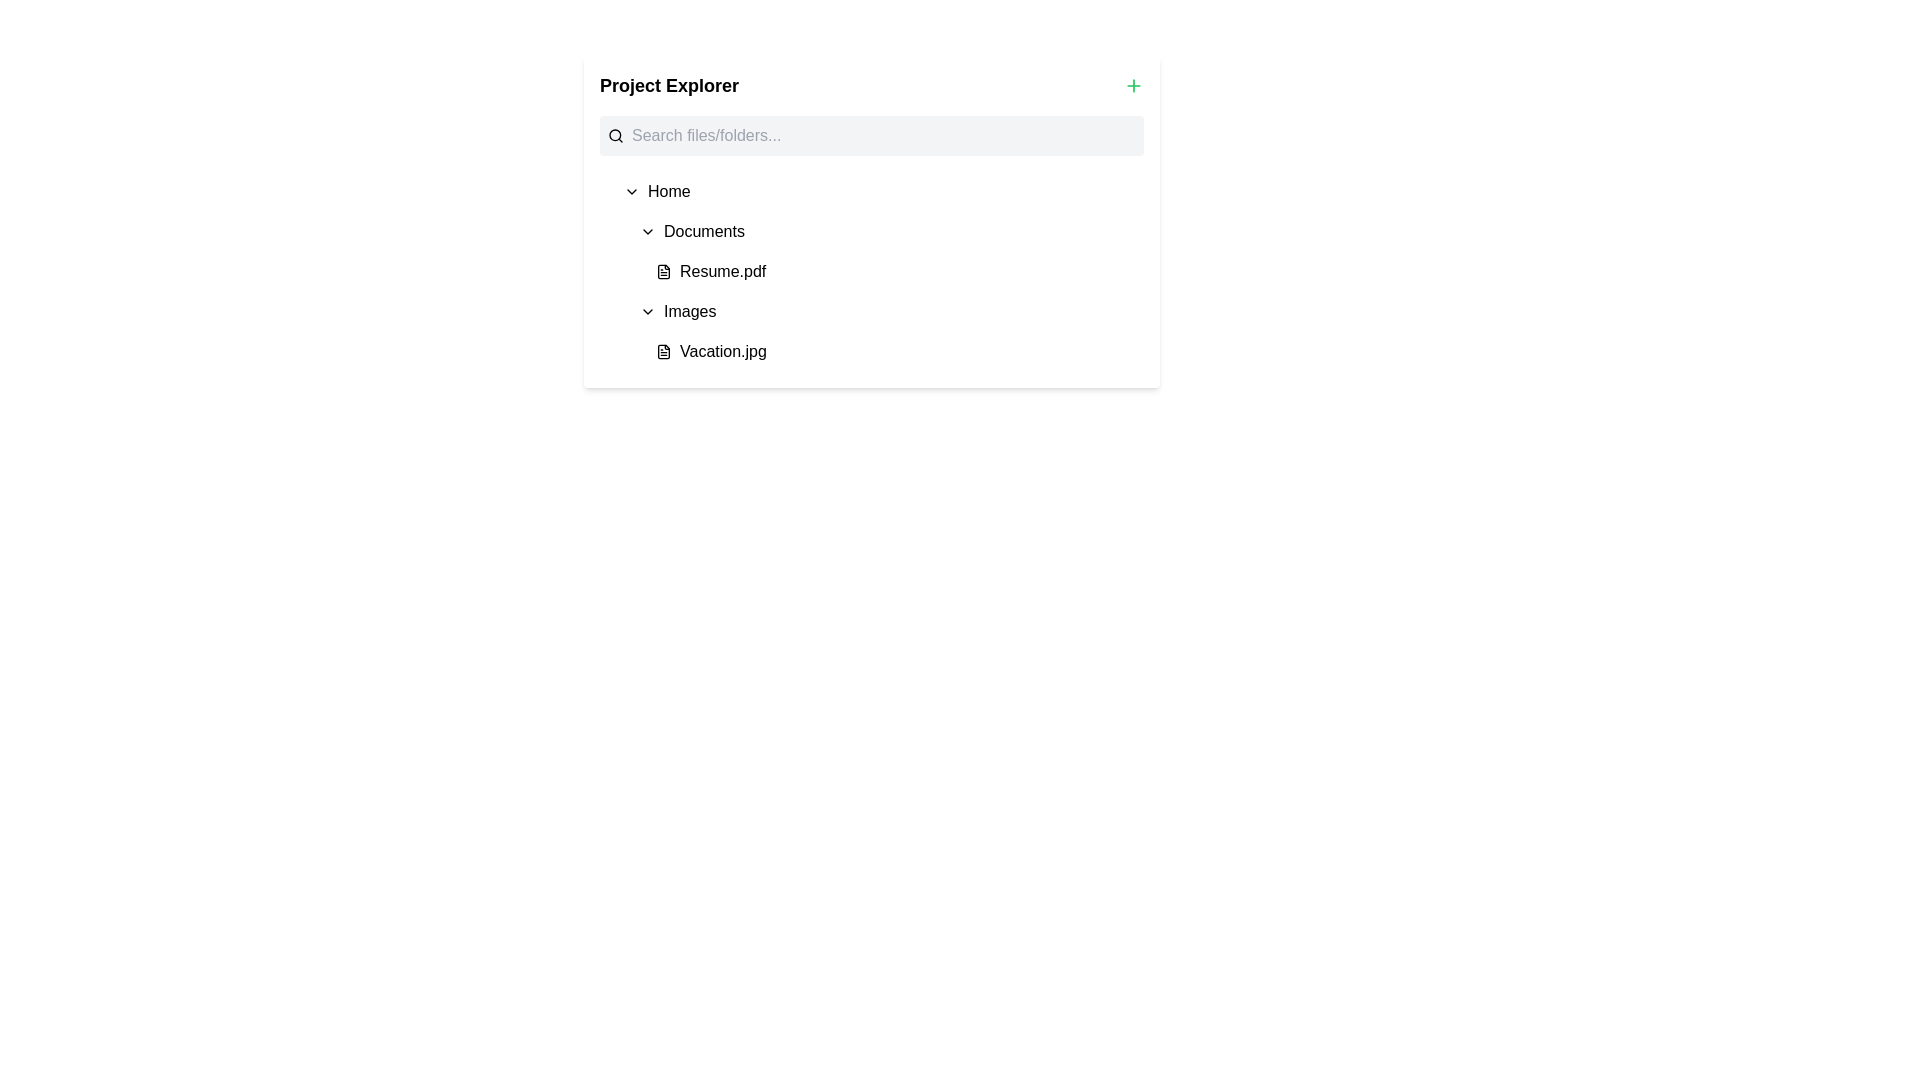  What do you see at coordinates (669, 192) in the screenshot?
I see `the 'Home' text label in the navigation panel` at bounding box center [669, 192].